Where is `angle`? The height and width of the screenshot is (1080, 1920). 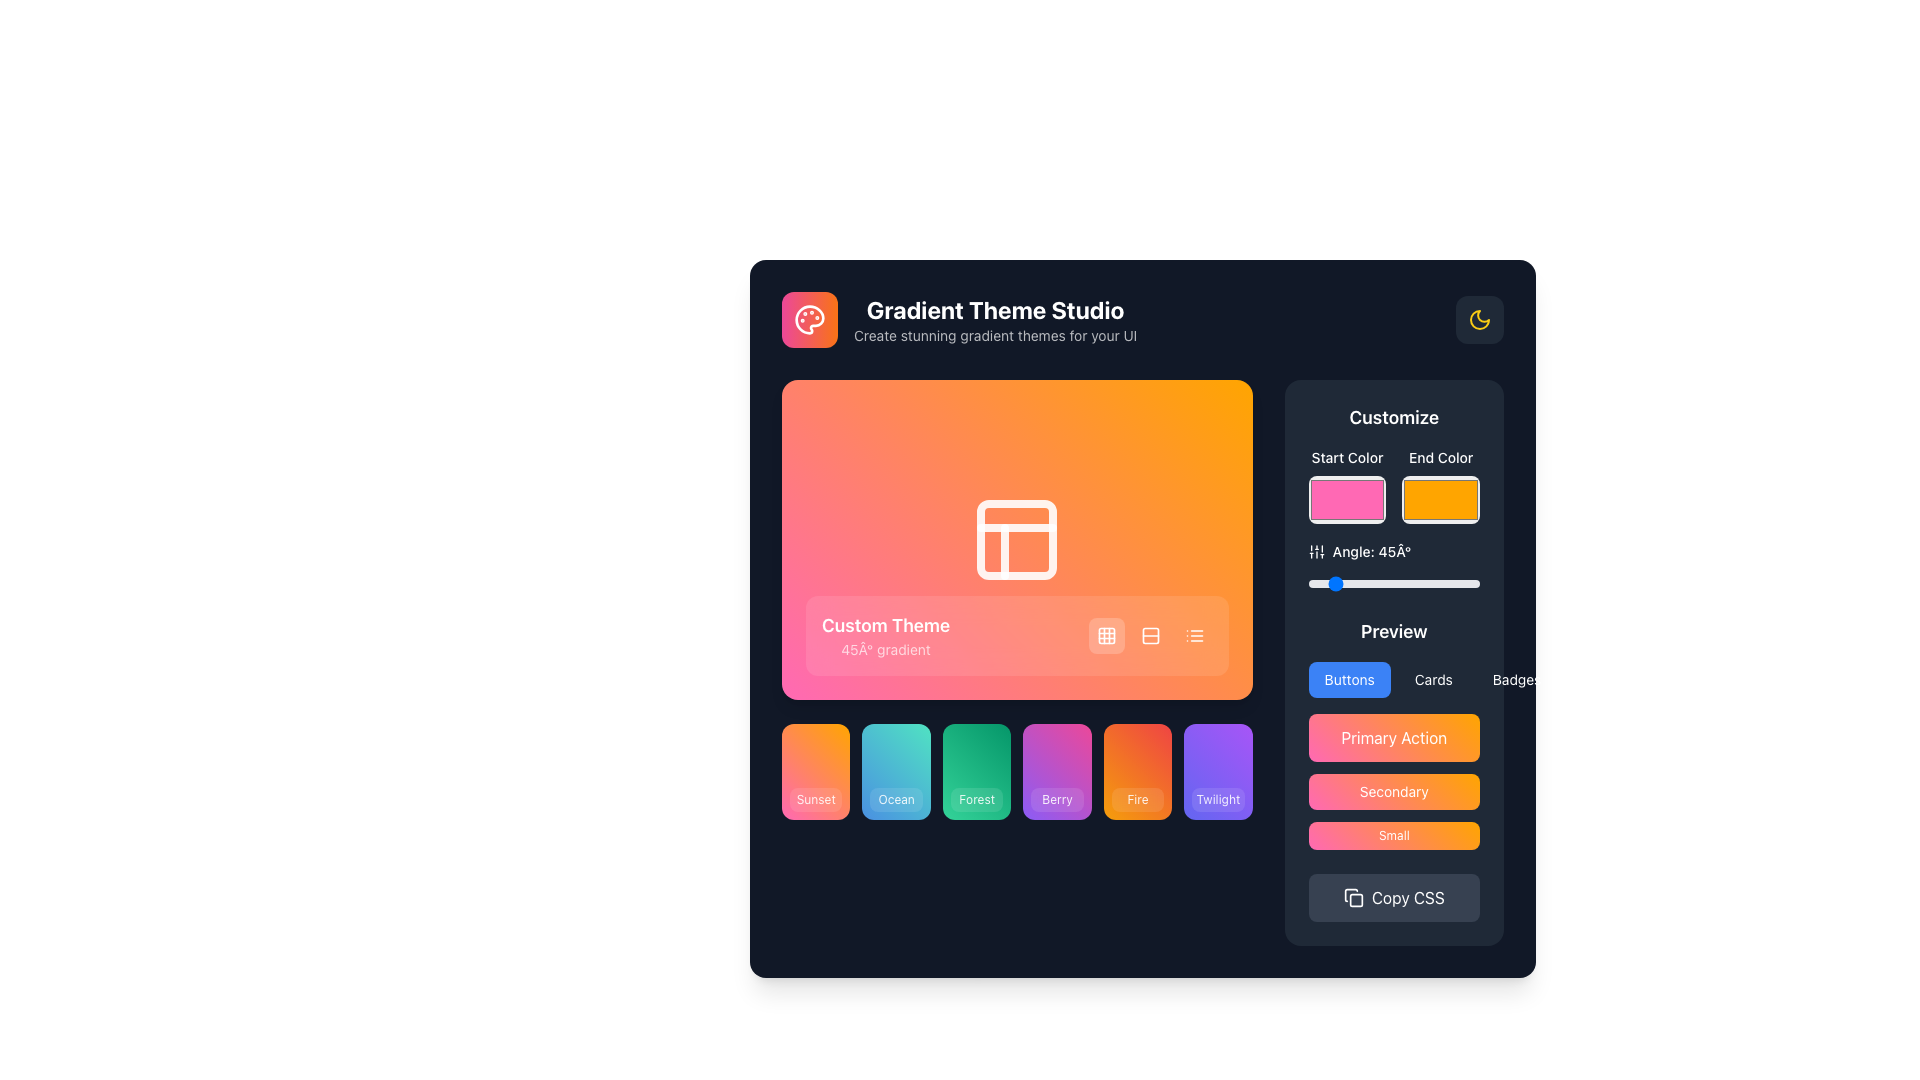 angle is located at coordinates (1425, 583).